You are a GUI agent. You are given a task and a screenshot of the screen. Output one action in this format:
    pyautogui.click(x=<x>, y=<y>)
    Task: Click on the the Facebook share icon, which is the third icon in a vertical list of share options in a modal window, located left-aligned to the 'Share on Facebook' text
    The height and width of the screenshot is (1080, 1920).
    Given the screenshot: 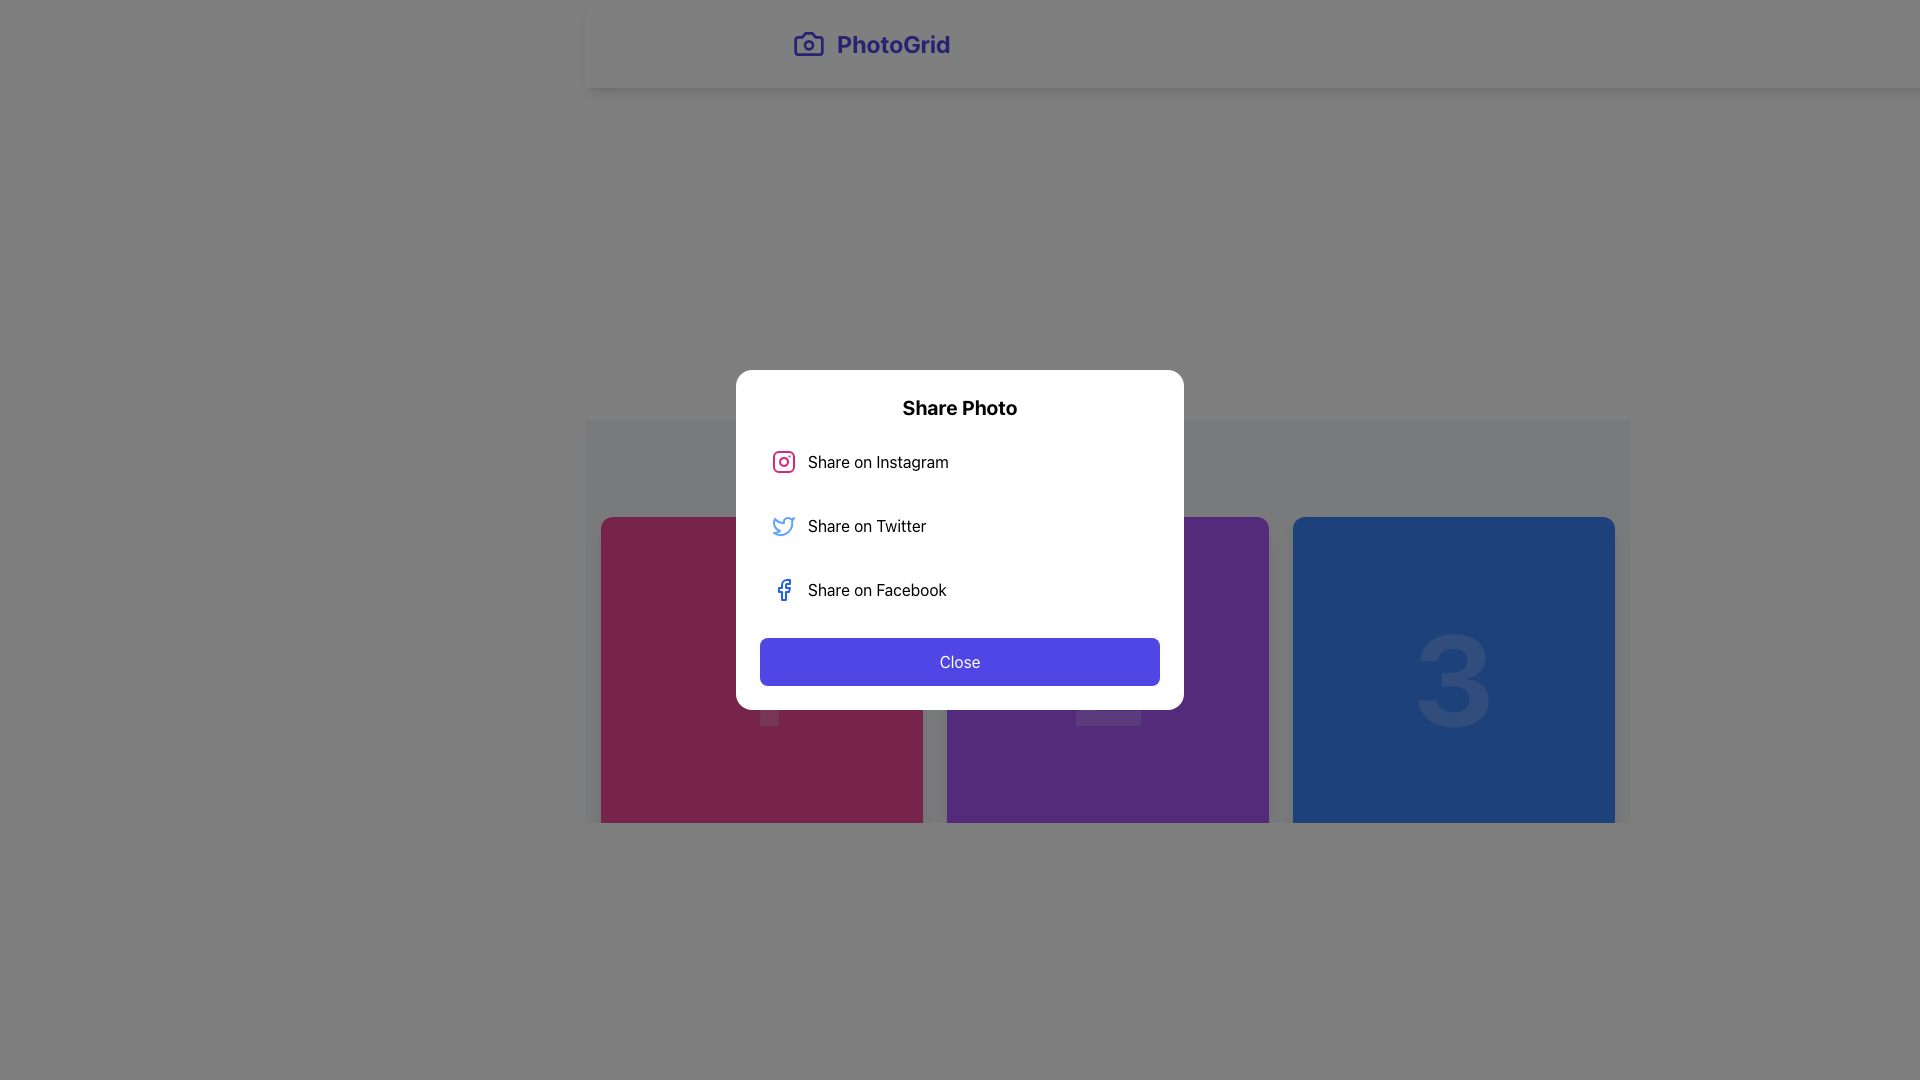 What is the action you would take?
    pyautogui.click(x=782, y=589)
    